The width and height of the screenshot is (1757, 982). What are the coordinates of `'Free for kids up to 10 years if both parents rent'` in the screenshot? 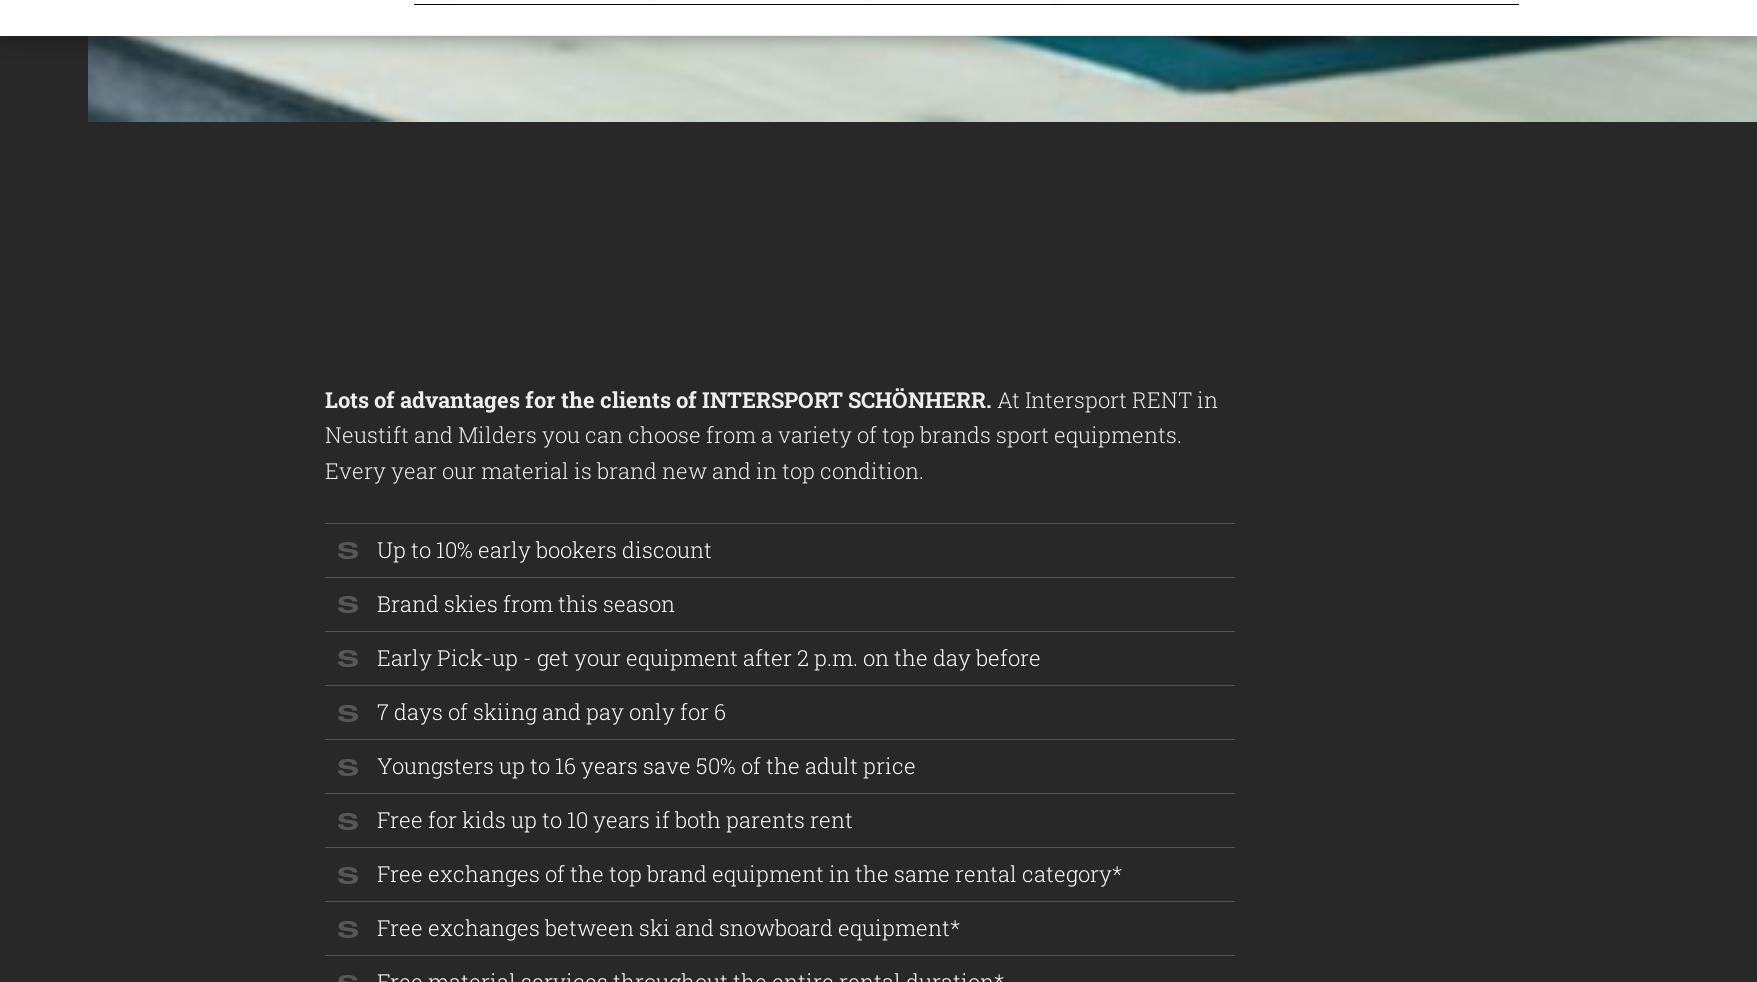 It's located at (614, 819).